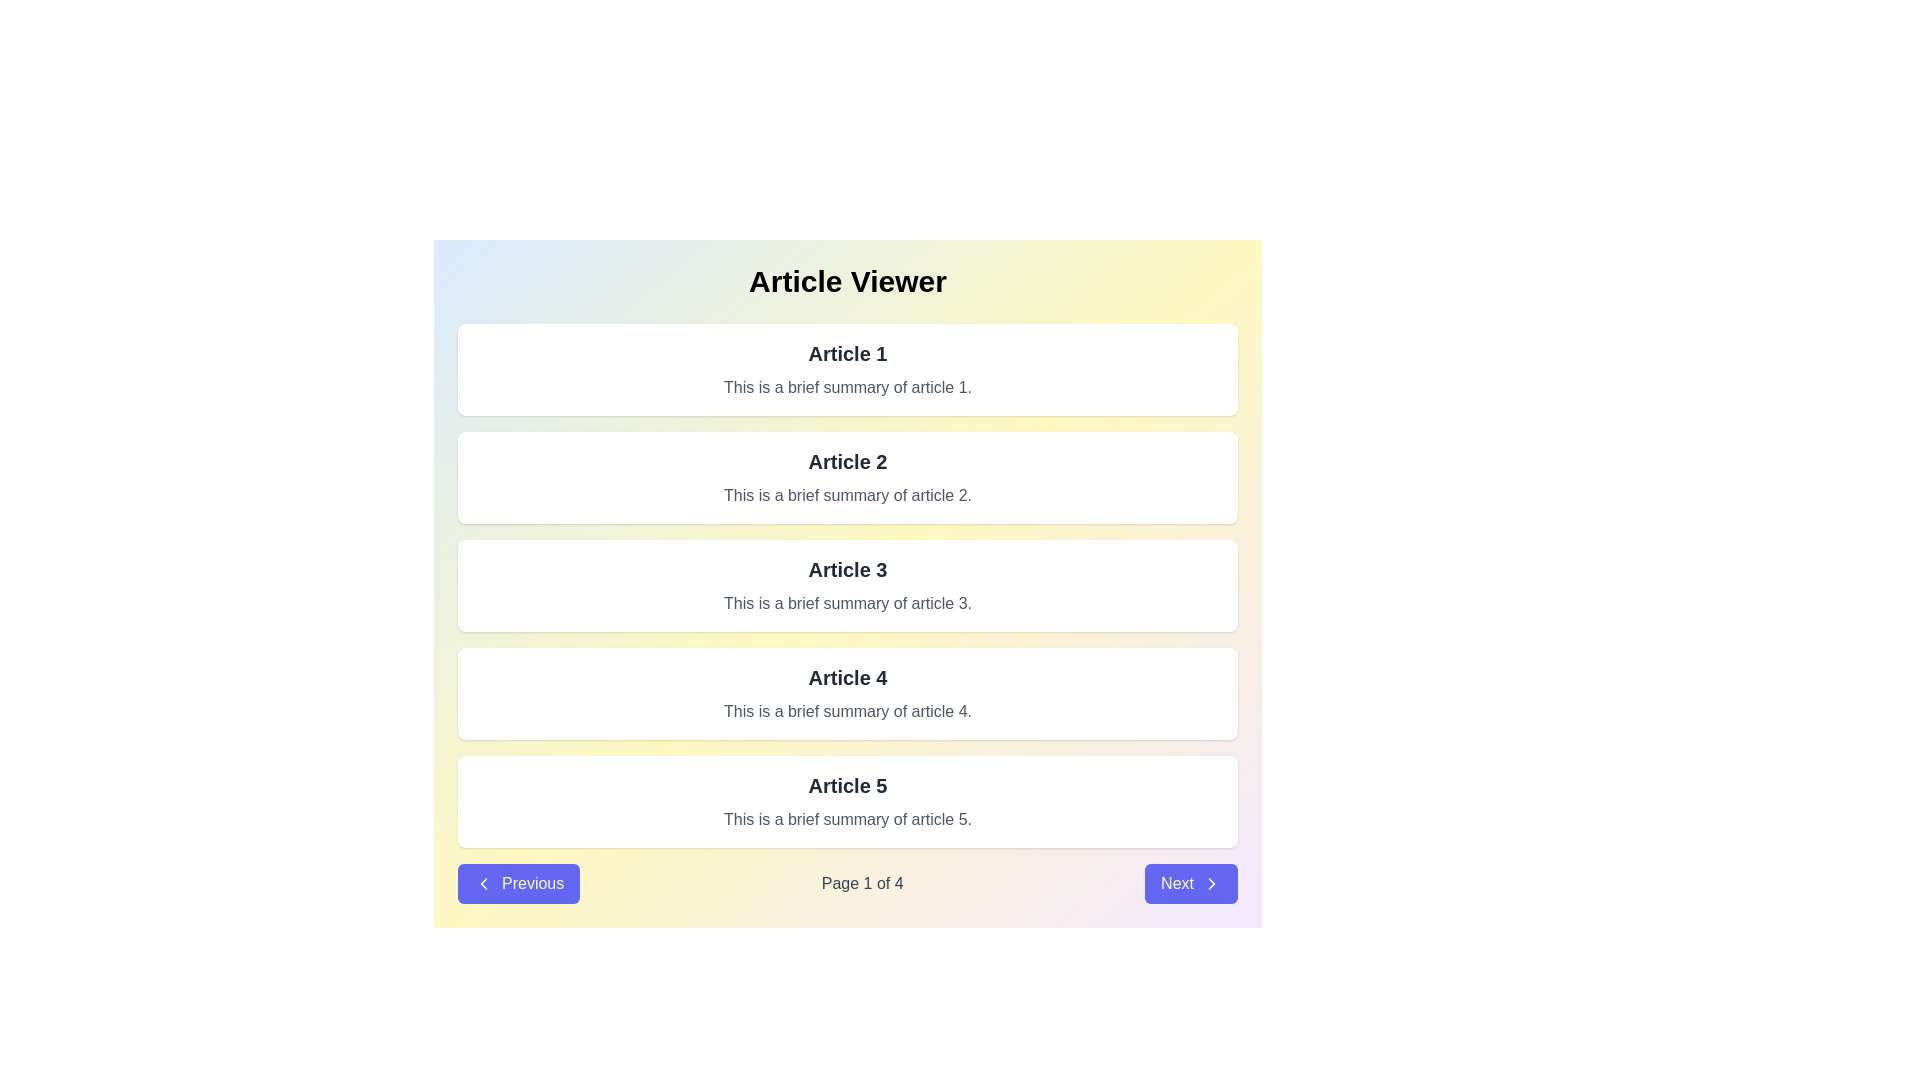 The height and width of the screenshot is (1080, 1920). Describe the element at coordinates (533, 882) in the screenshot. I see `the 'Previous' button which displays the word 'Previous' in bold white font on a purple button background, located at the bottom left of the interface` at that location.